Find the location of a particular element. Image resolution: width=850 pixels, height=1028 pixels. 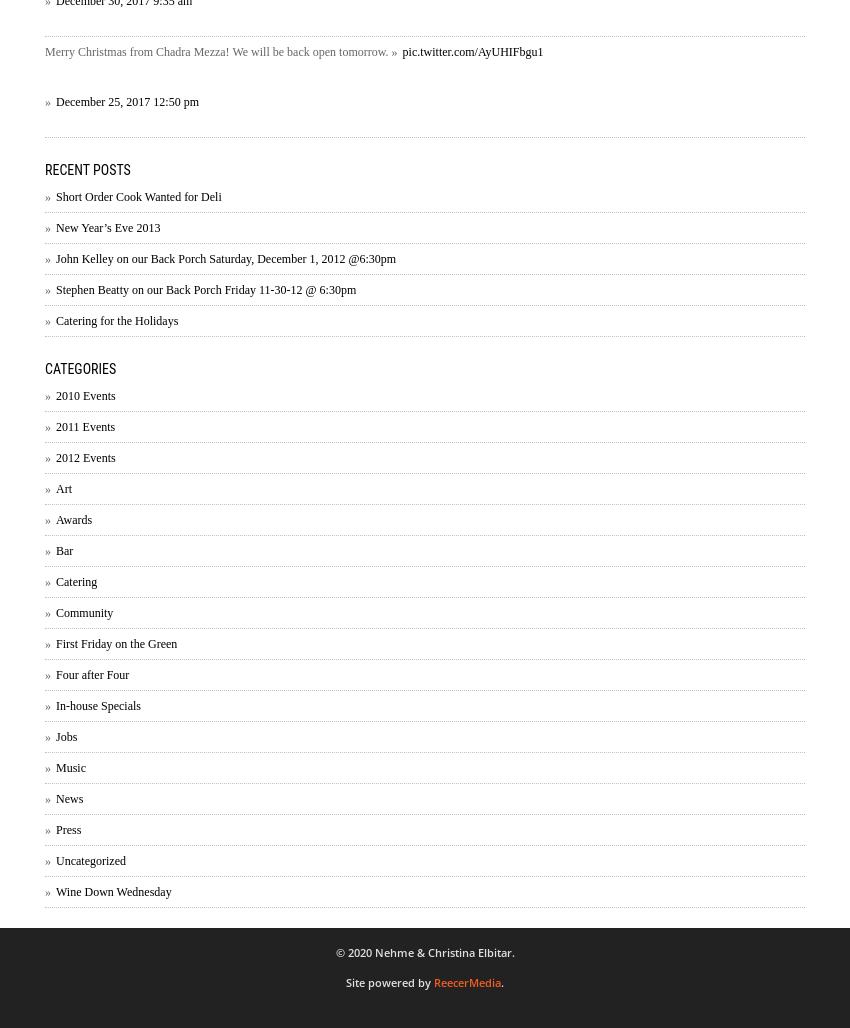

'Merry Christmas from Chadra Mezza! We will be back open tomorrow.' is located at coordinates (218, 50).